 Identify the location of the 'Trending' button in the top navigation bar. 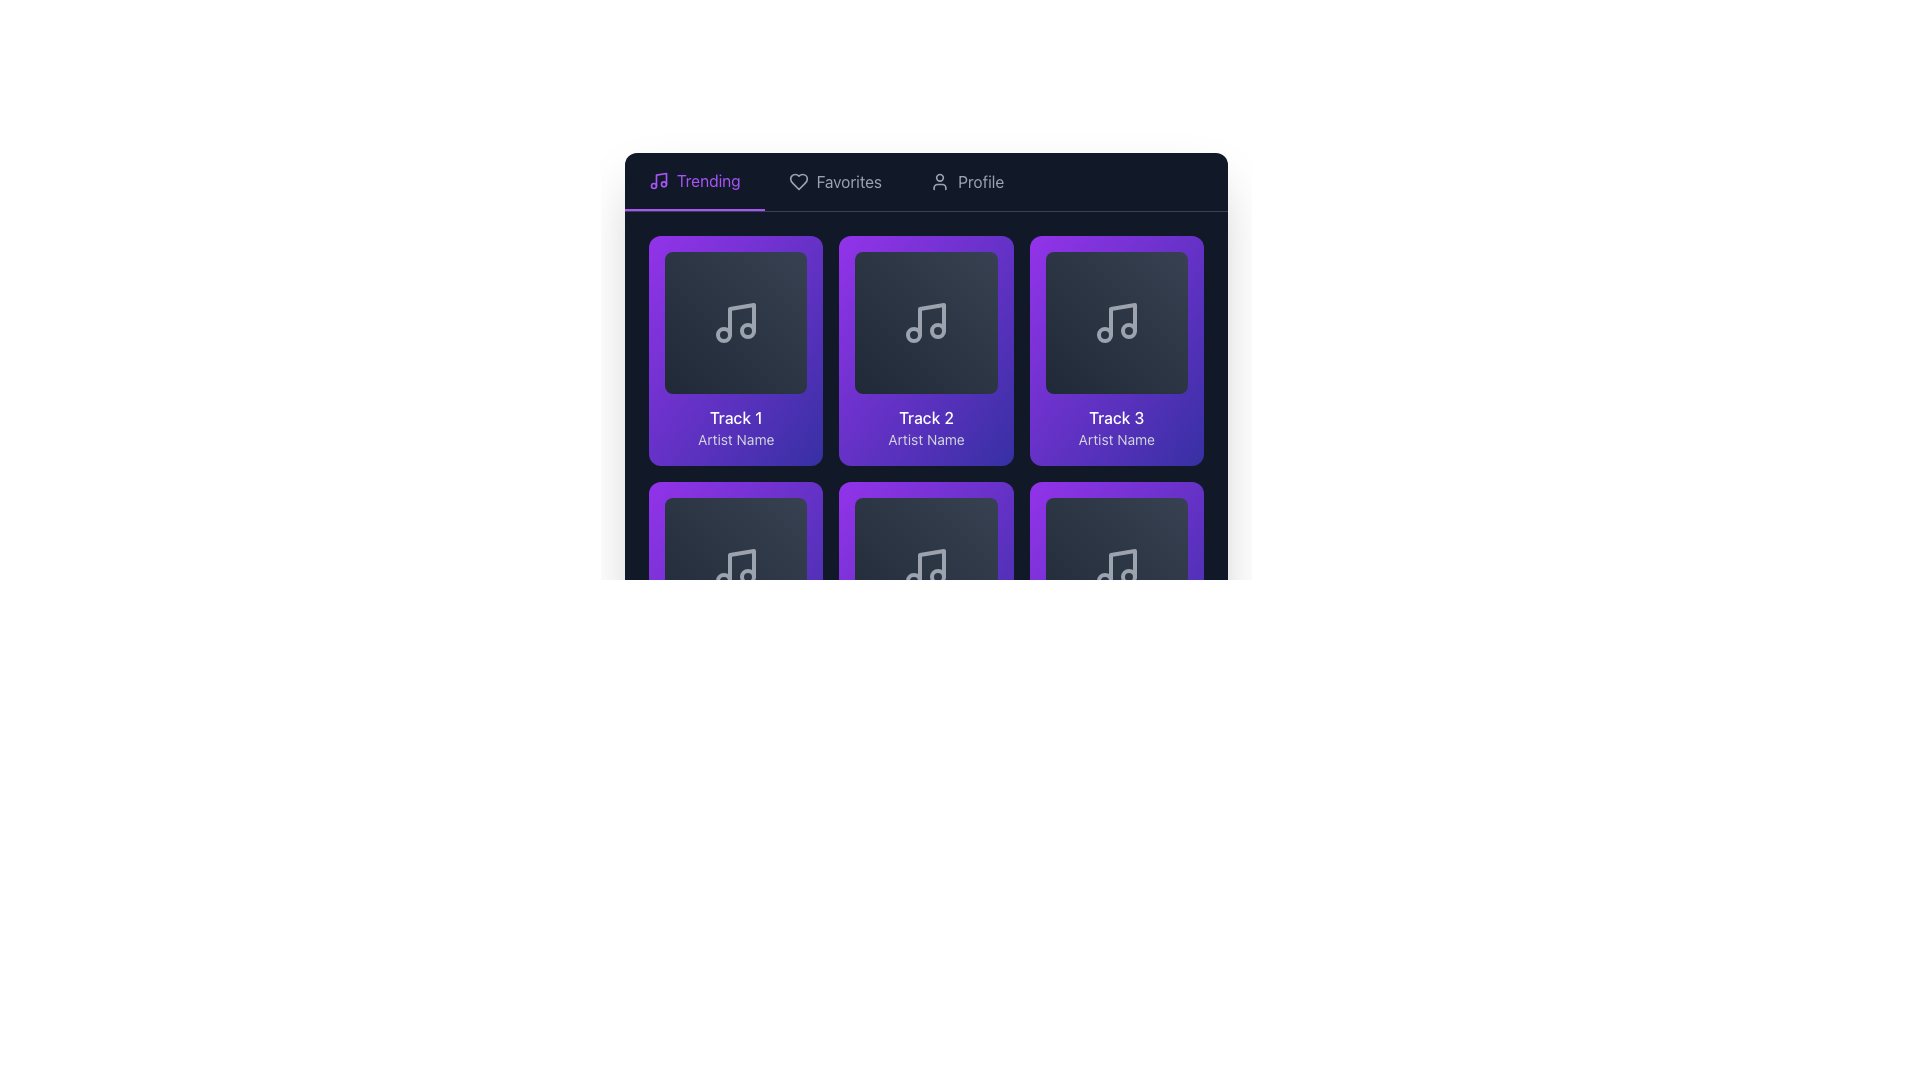
(694, 181).